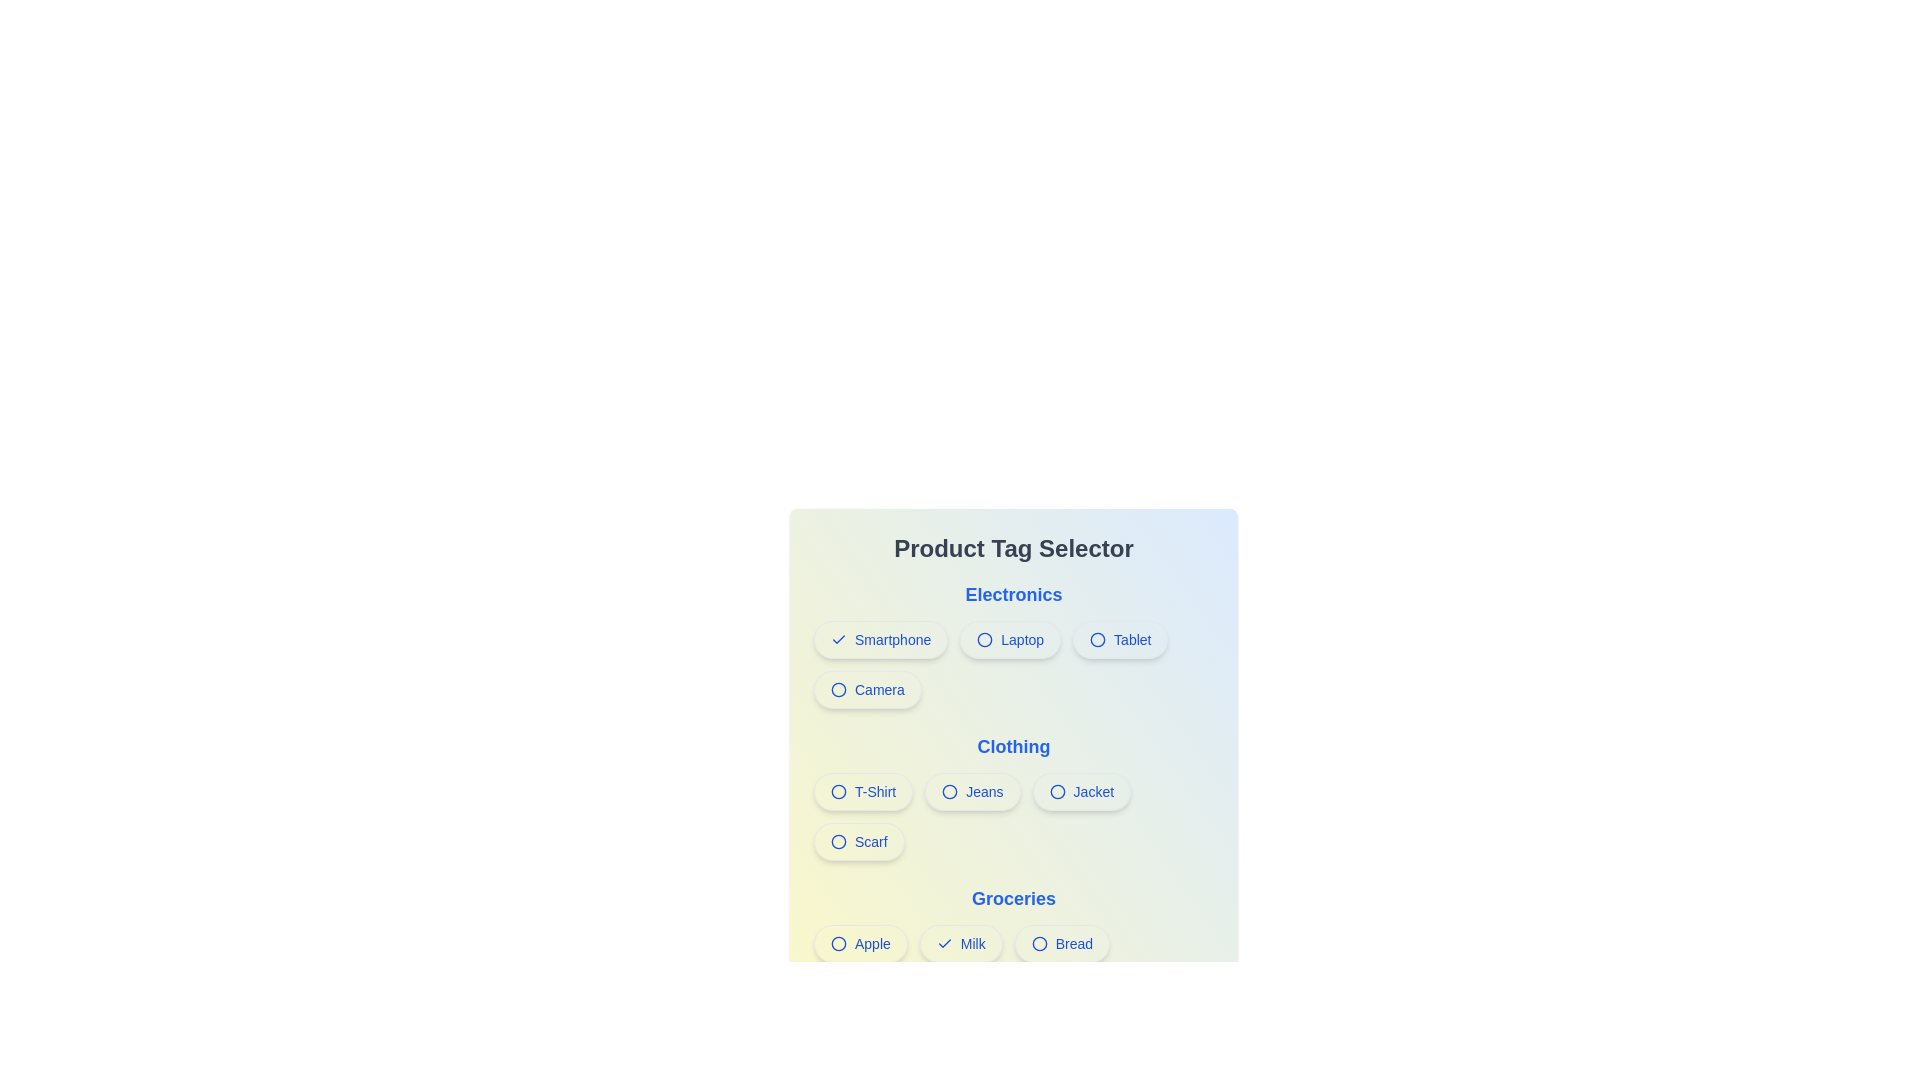 The width and height of the screenshot is (1920, 1080). What do you see at coordinates (949, 790) in the screenshot?
I see `the radio button representing the 'Jeans' option in the clothing category` at bounding box center [949, 790].